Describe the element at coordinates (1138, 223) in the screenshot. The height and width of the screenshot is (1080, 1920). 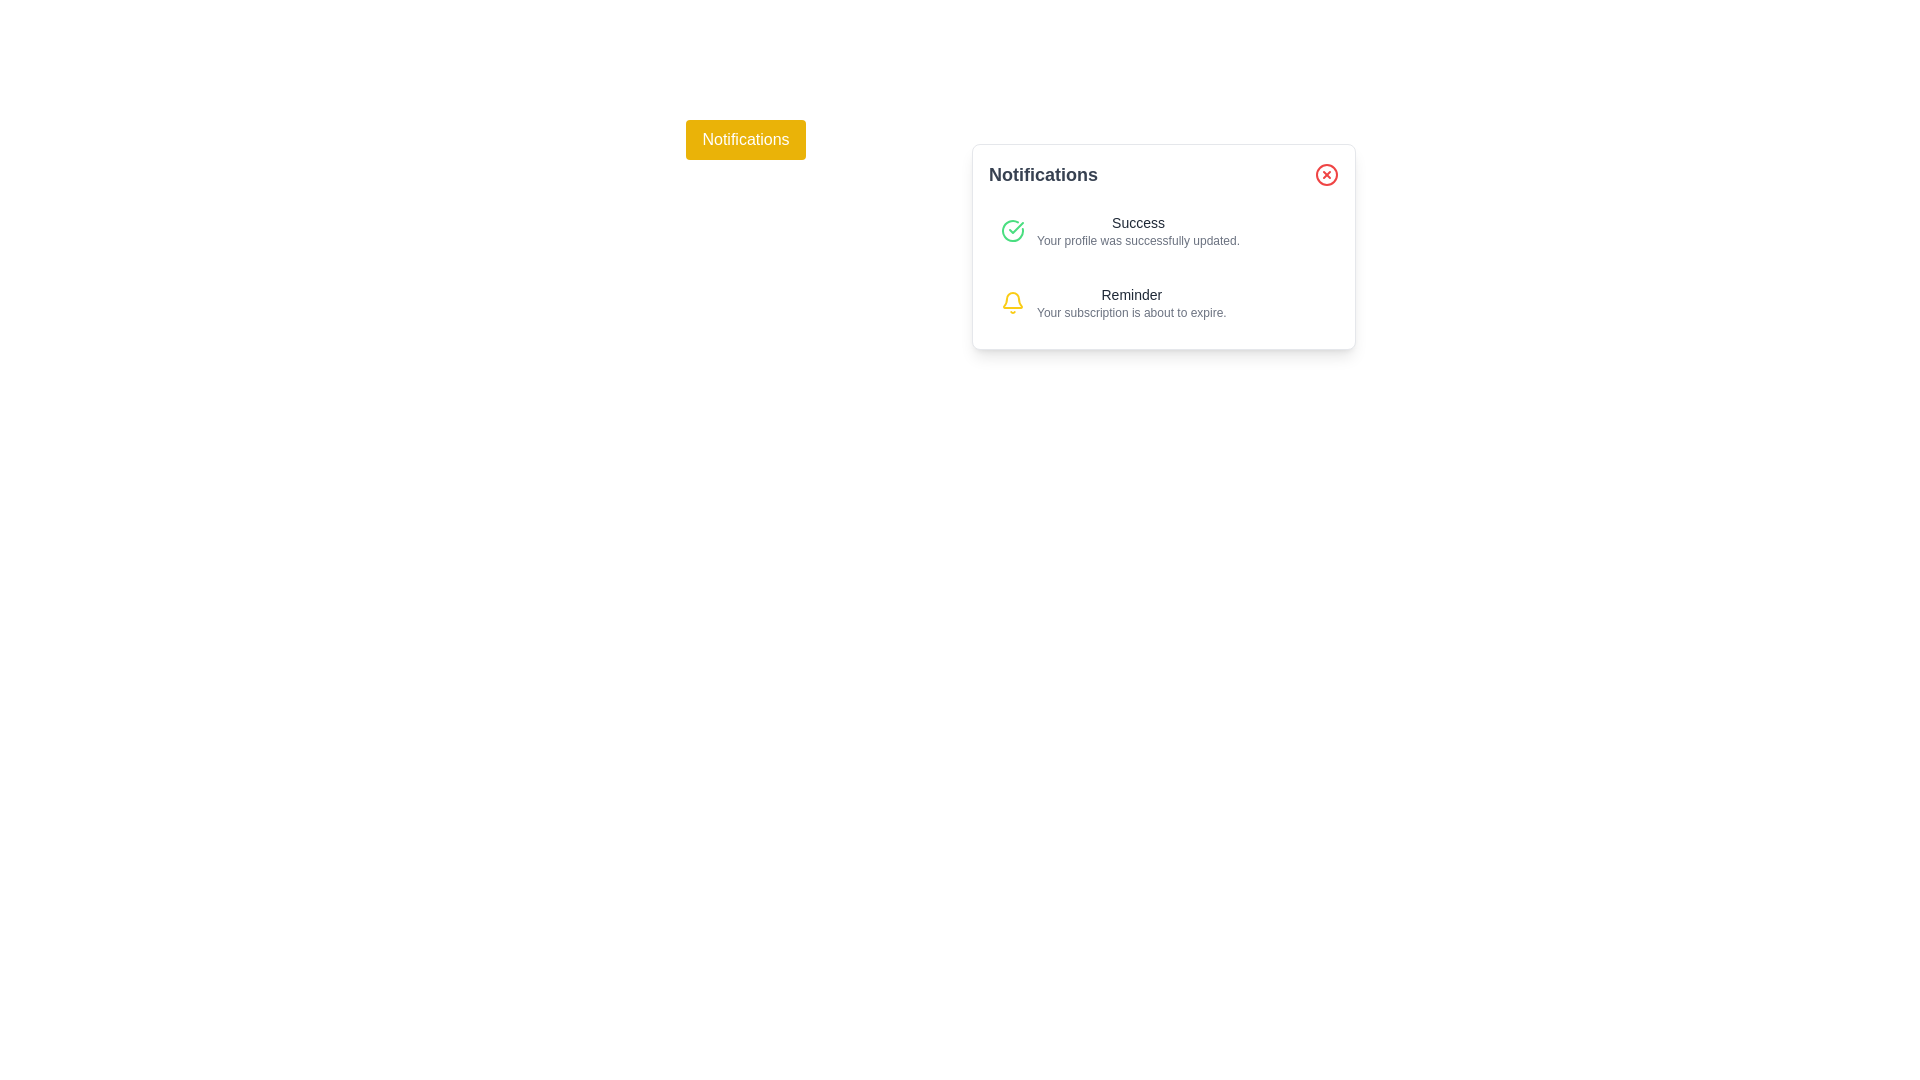
I see `text label displaying 'Success' which is positioned prominently above the line 'Your profile was successfully updated.' in a notification box` at that location.